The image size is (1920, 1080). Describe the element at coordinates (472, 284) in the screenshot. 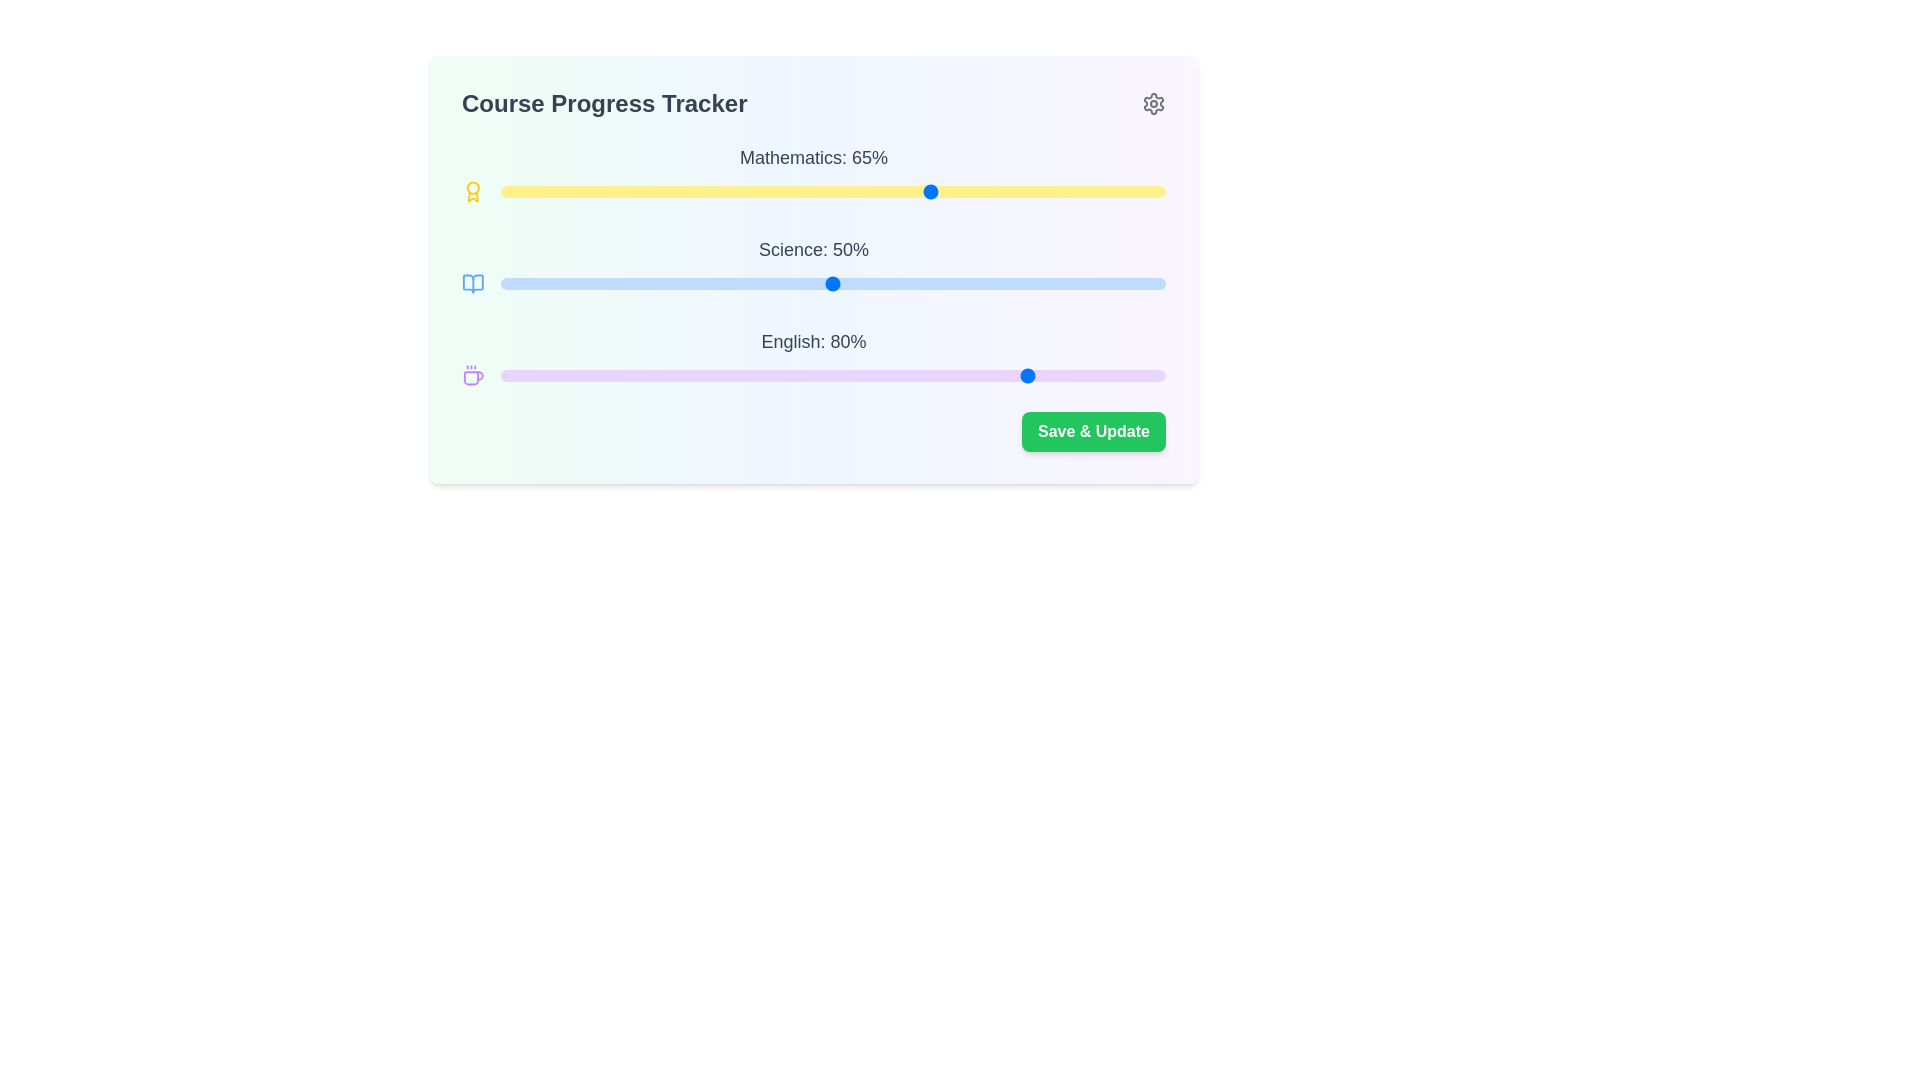

I see `the light blue book icon that is positioned to the left of the text label 'Science: 50%' and its blue progress bar, which visually associates it with the science progress tracker` at that location.